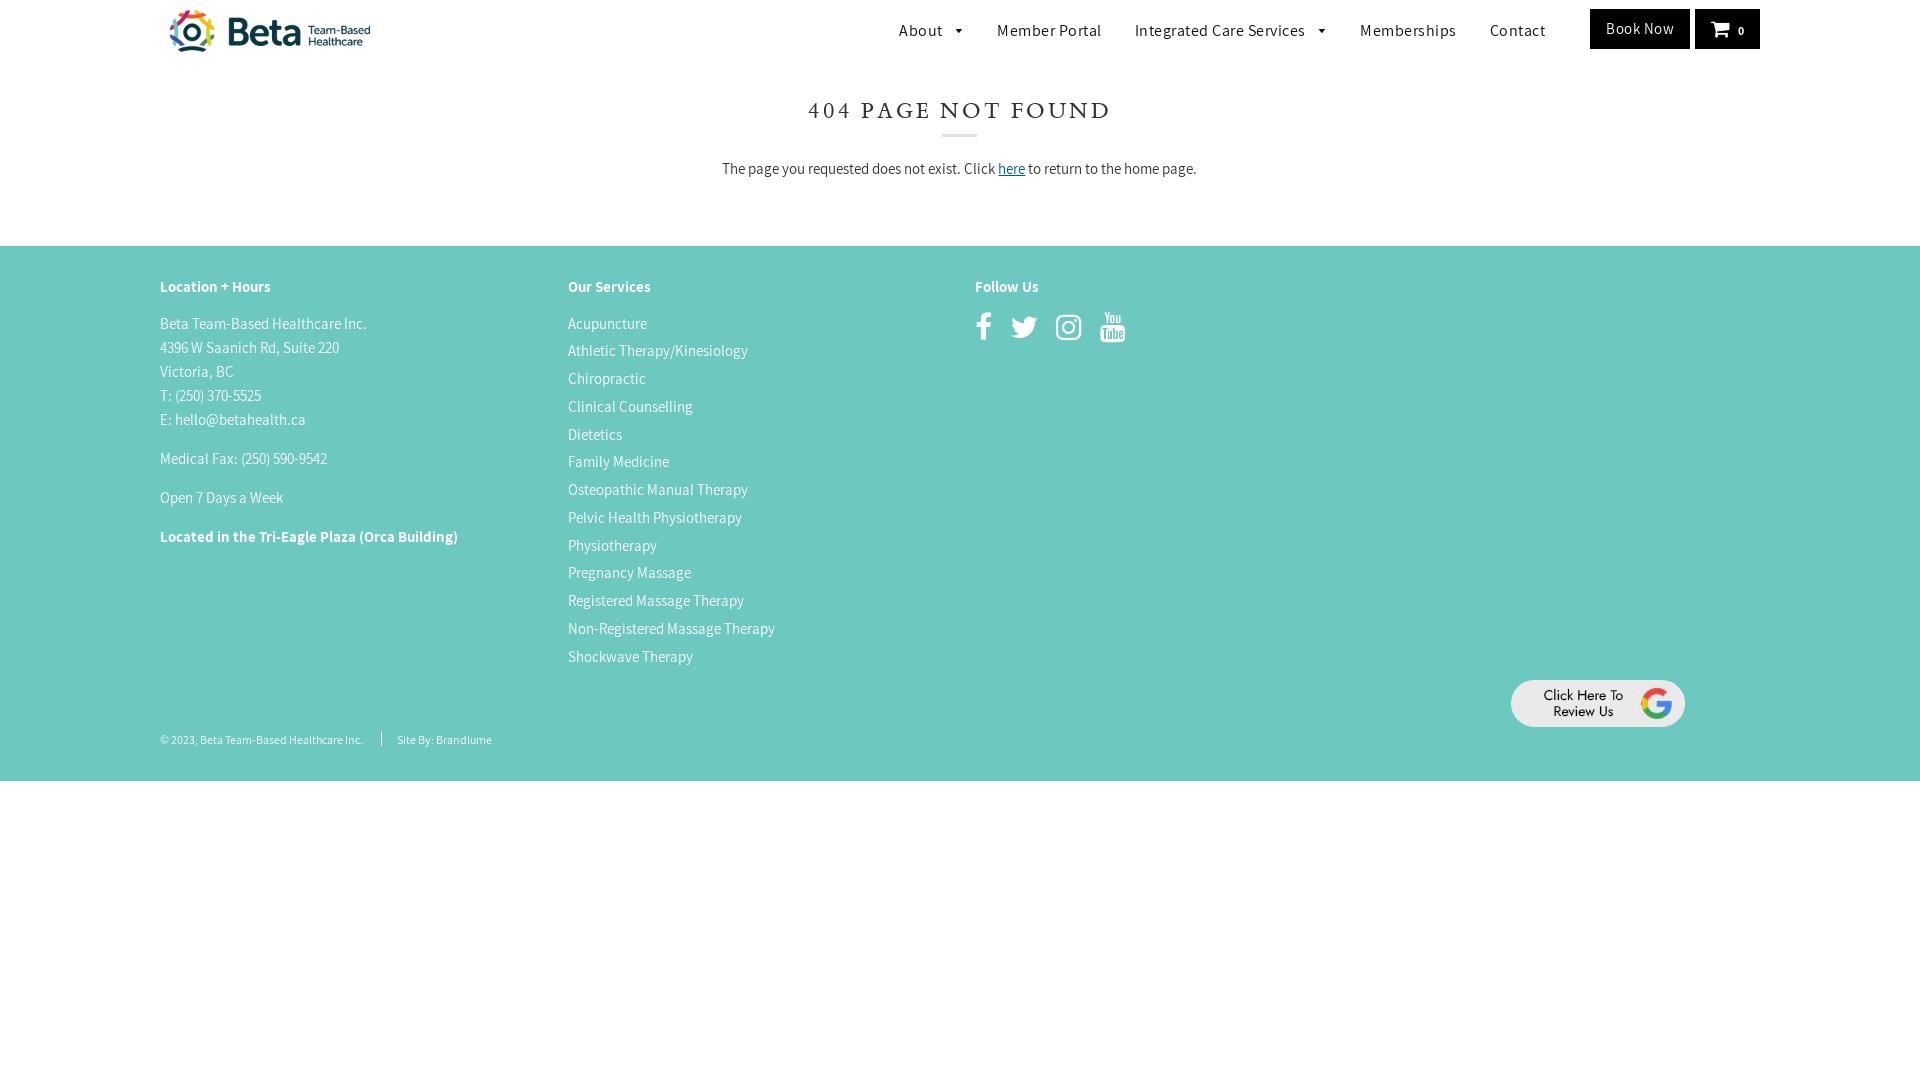 This screenshot has width=1920, height=1080. Describe the element at coordinates (566, 489) in the screenshot. I see `'Osteopathic Manual Therapy'` at that location.